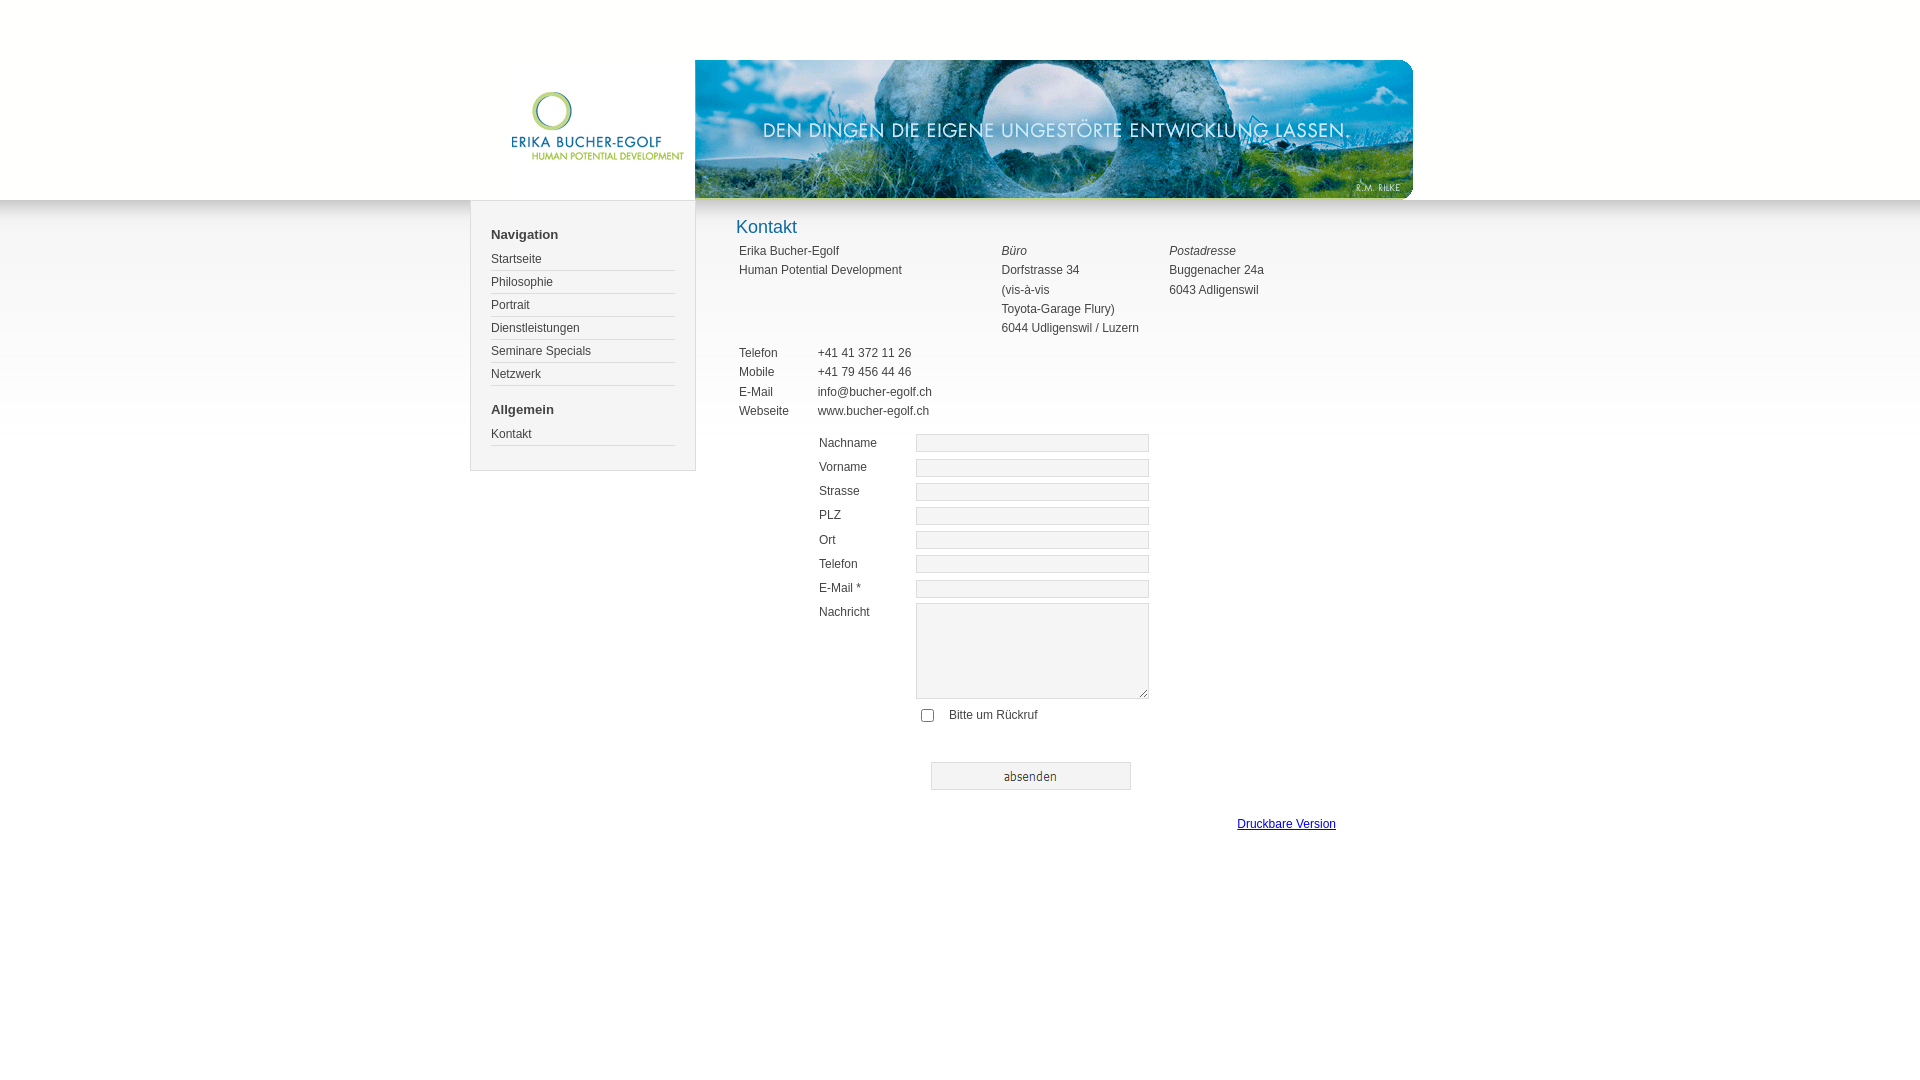  Describe the element at coordinates (1286, 824) in the screenshot. I see `'Druckbare Version'` at that location.